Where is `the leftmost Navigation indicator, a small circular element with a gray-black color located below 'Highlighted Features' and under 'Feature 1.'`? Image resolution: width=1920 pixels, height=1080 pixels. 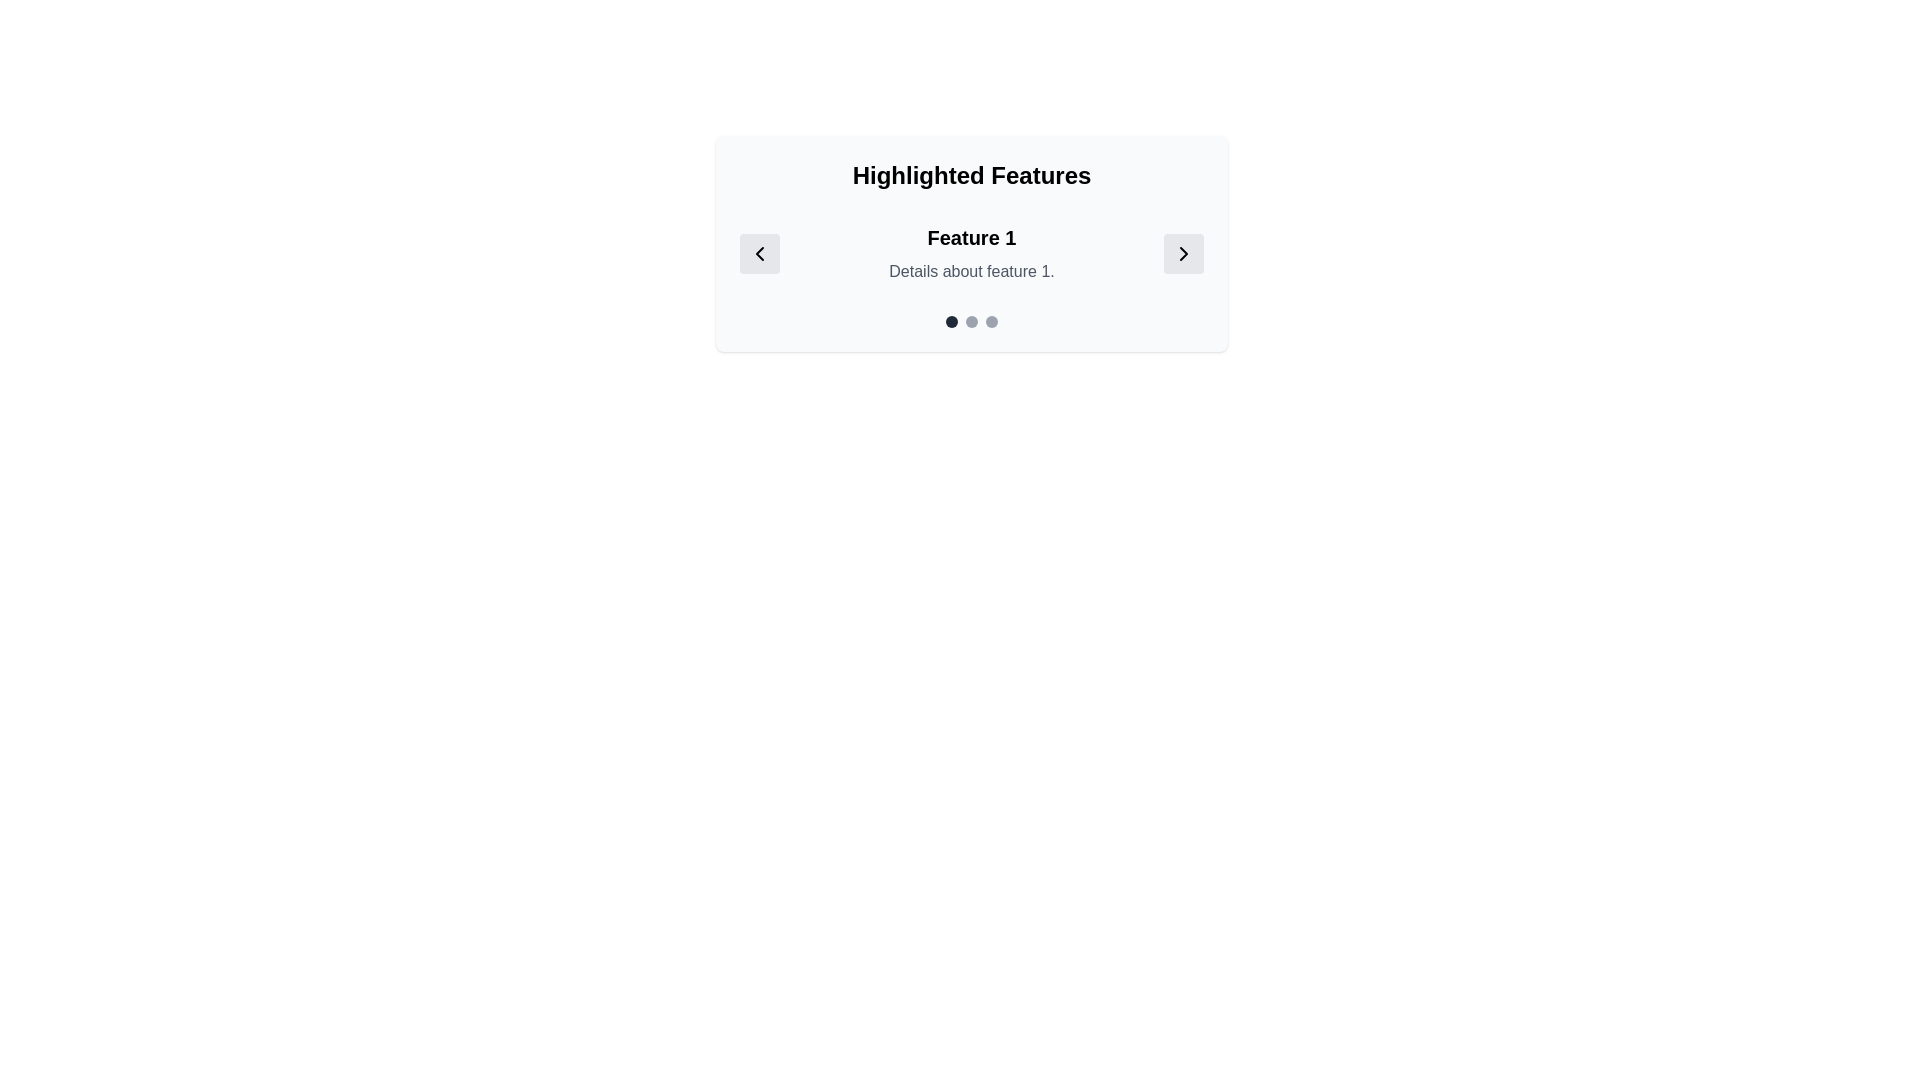
the leftmost Navigation indicator, a small circular element with a gray-black color located below 'Highlighted Features' and under 'Feature 1.' is located at coordinates (950, 320).